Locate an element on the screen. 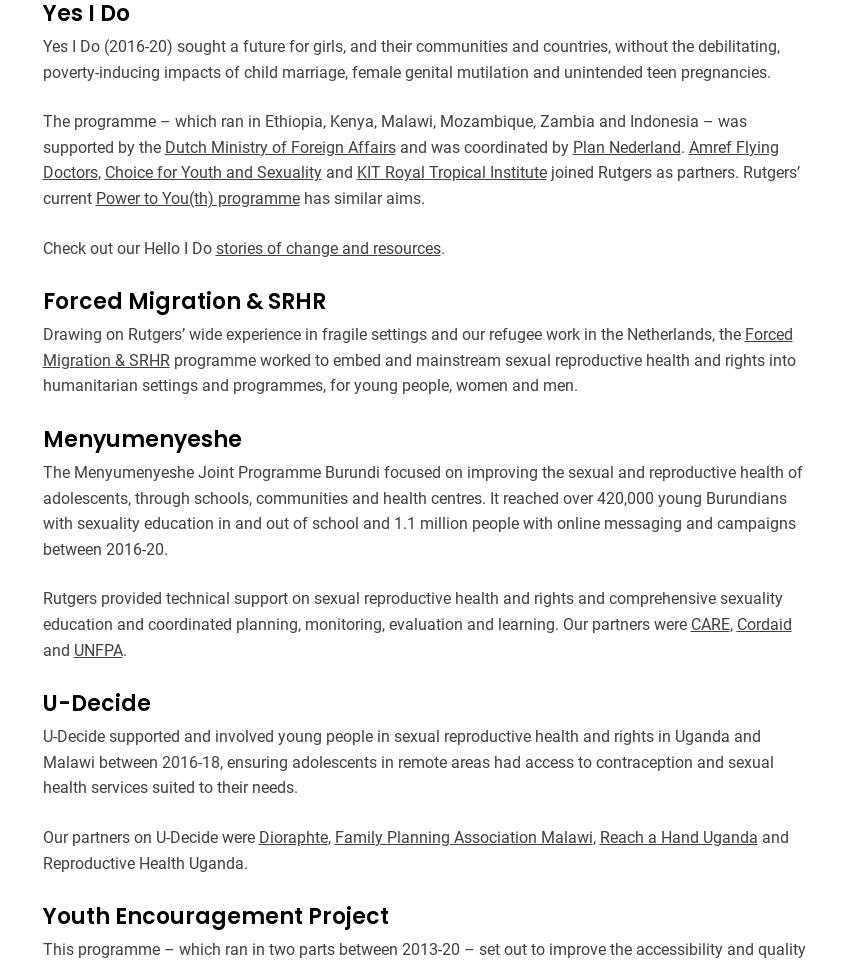 The width and height of the screenshot is (850, 960). 'KIT Royal Tropical Institute' is located at coordinates (450, 171).